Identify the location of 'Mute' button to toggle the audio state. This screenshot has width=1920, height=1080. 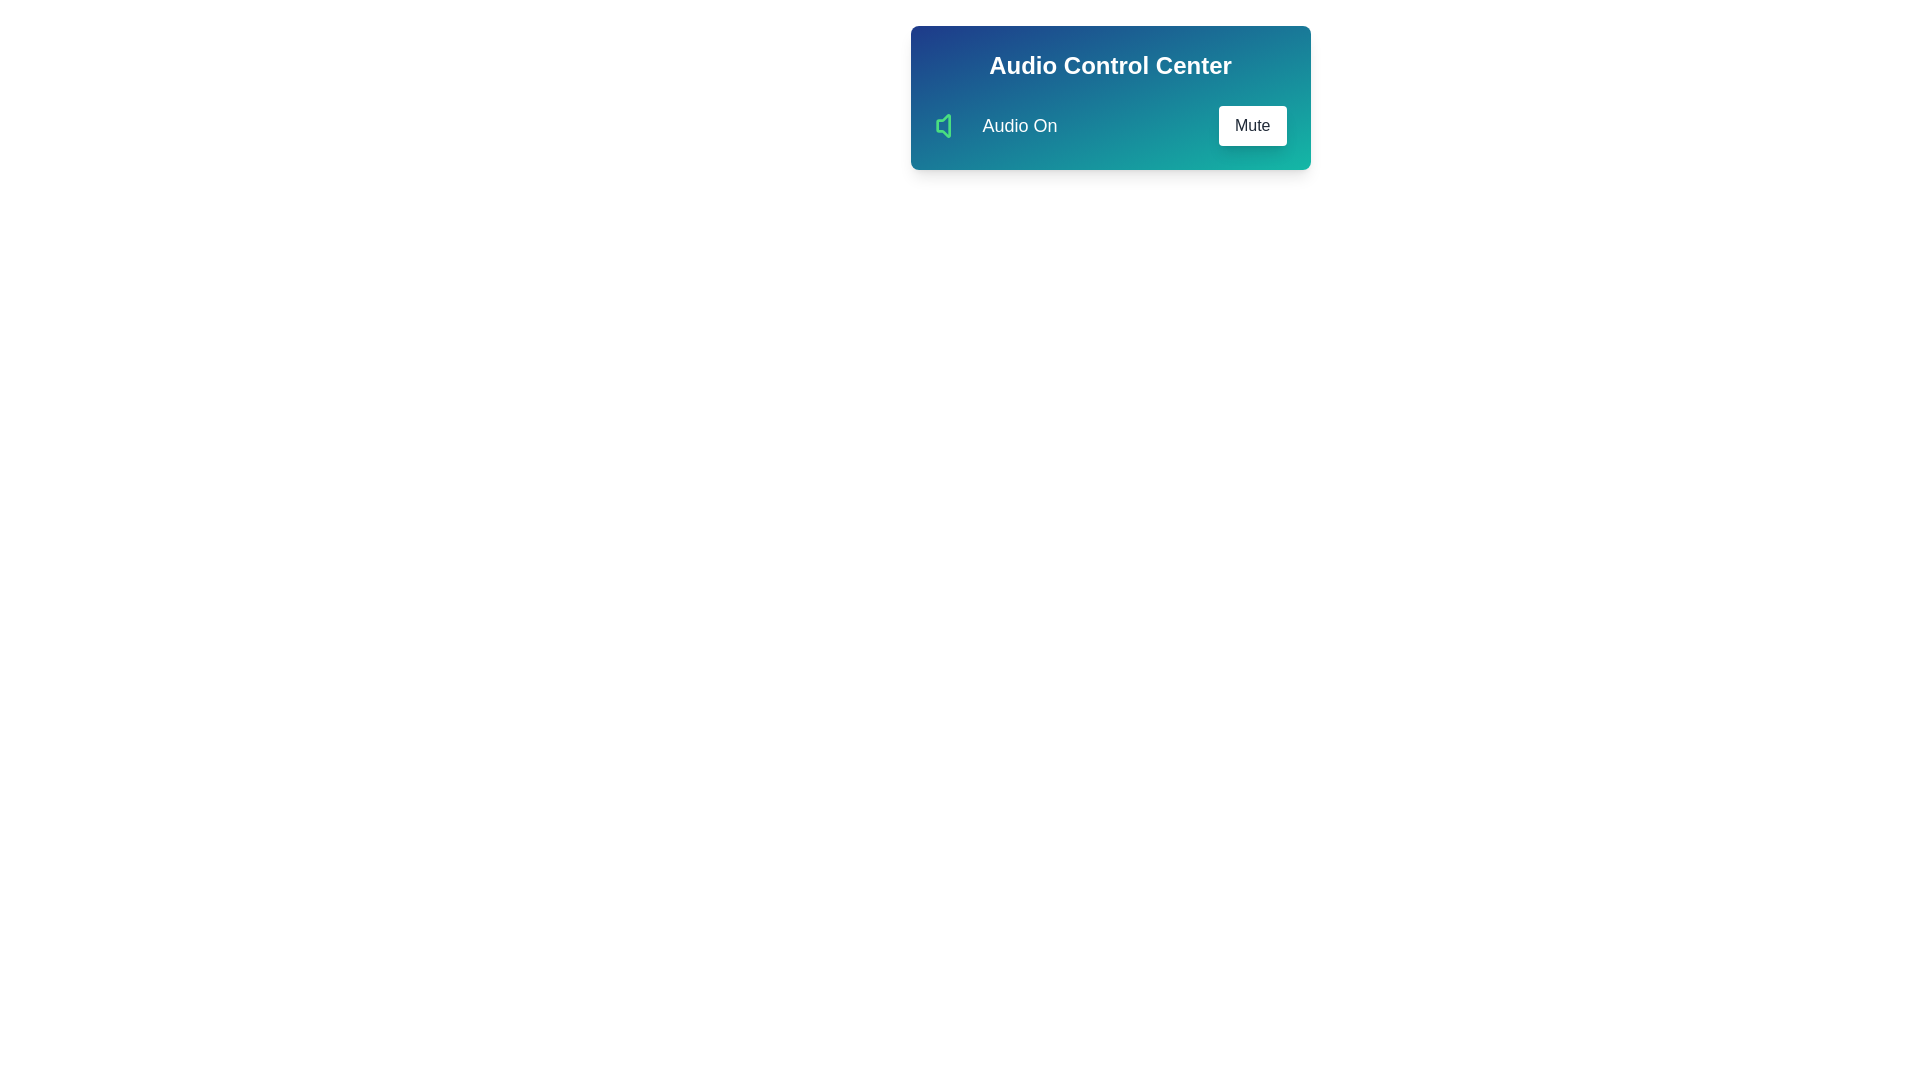
(1251, 126).